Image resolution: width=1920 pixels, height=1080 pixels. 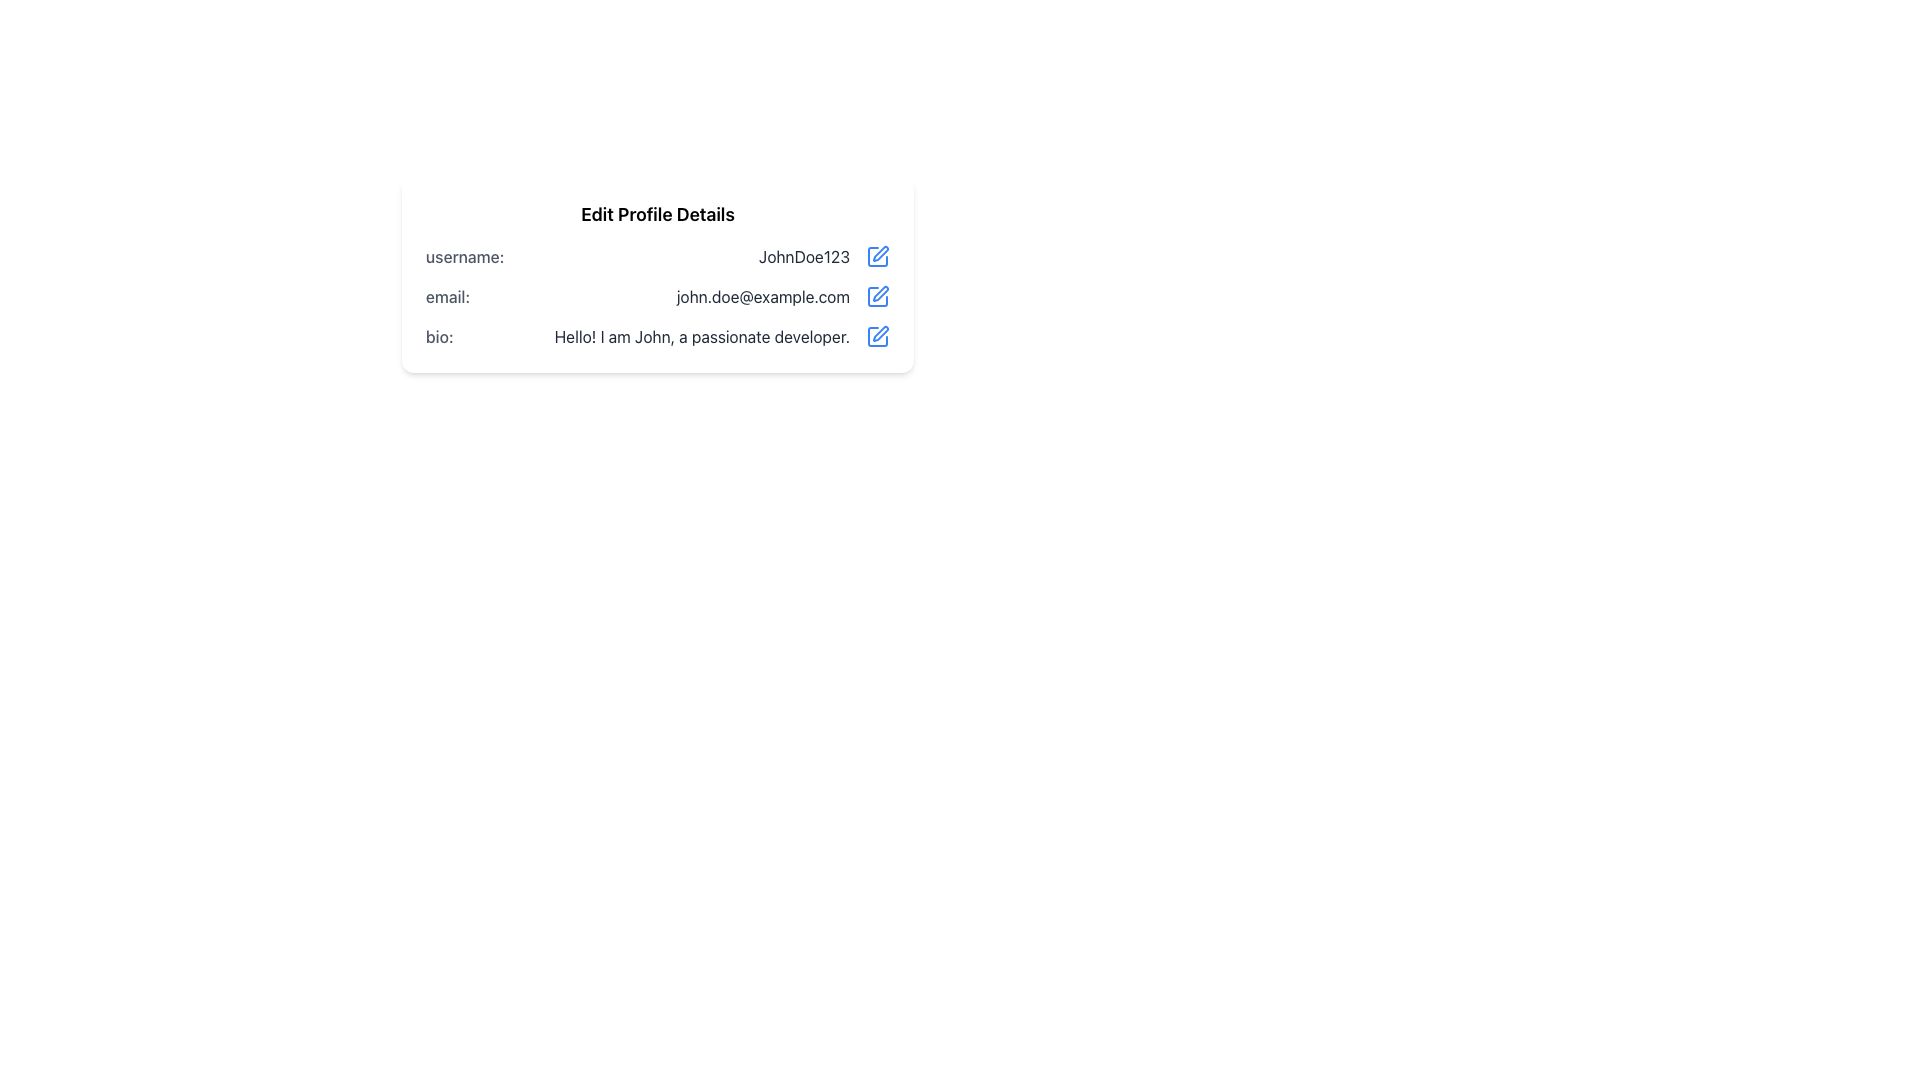 What do you see at coordinates (880, 333) in the screenshot?
I see `on the edit icon located on the right-hand side of the bio text field in the 'Edit Profile Details' section` at bounding box center [880, 333].